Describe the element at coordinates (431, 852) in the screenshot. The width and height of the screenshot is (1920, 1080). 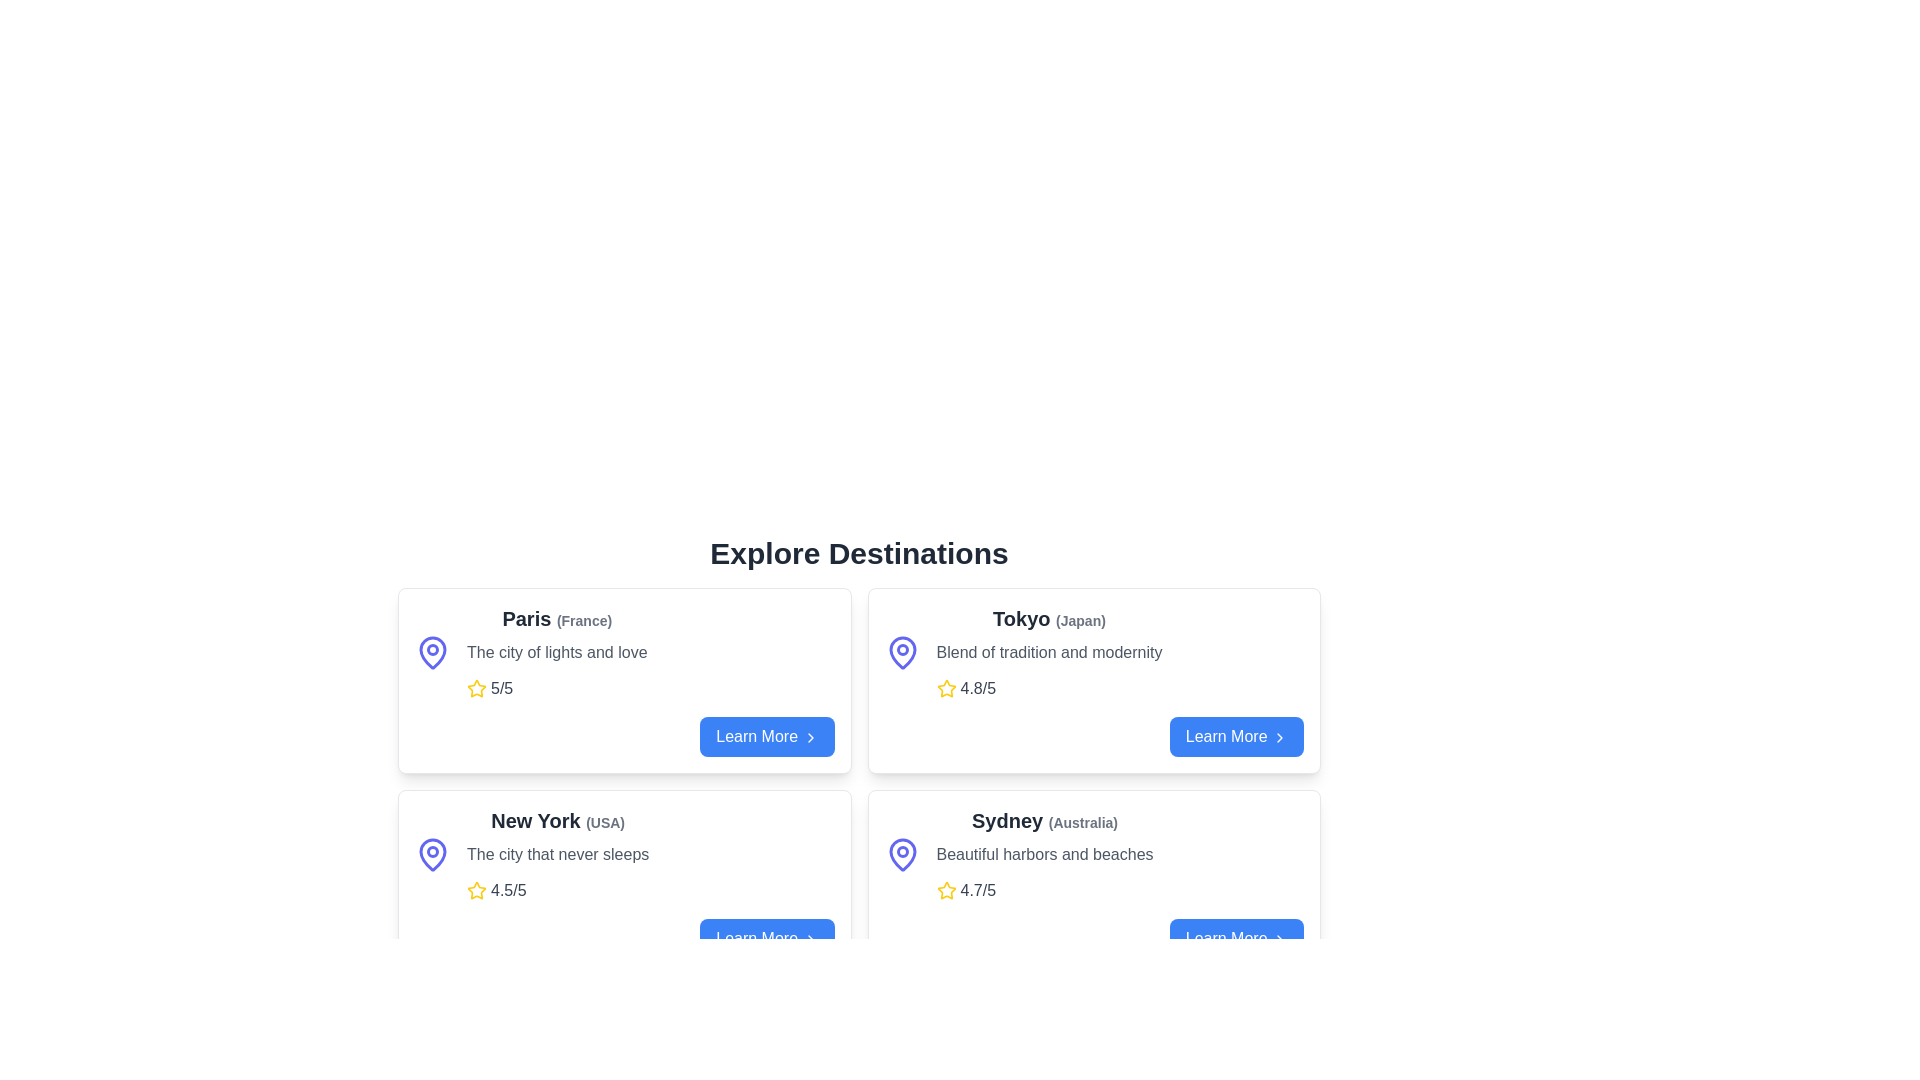
I see `the small circular marker within the location pin icon that is styled with a blue outline, located to the left of the destination title 'New York (USA)'` at that location.